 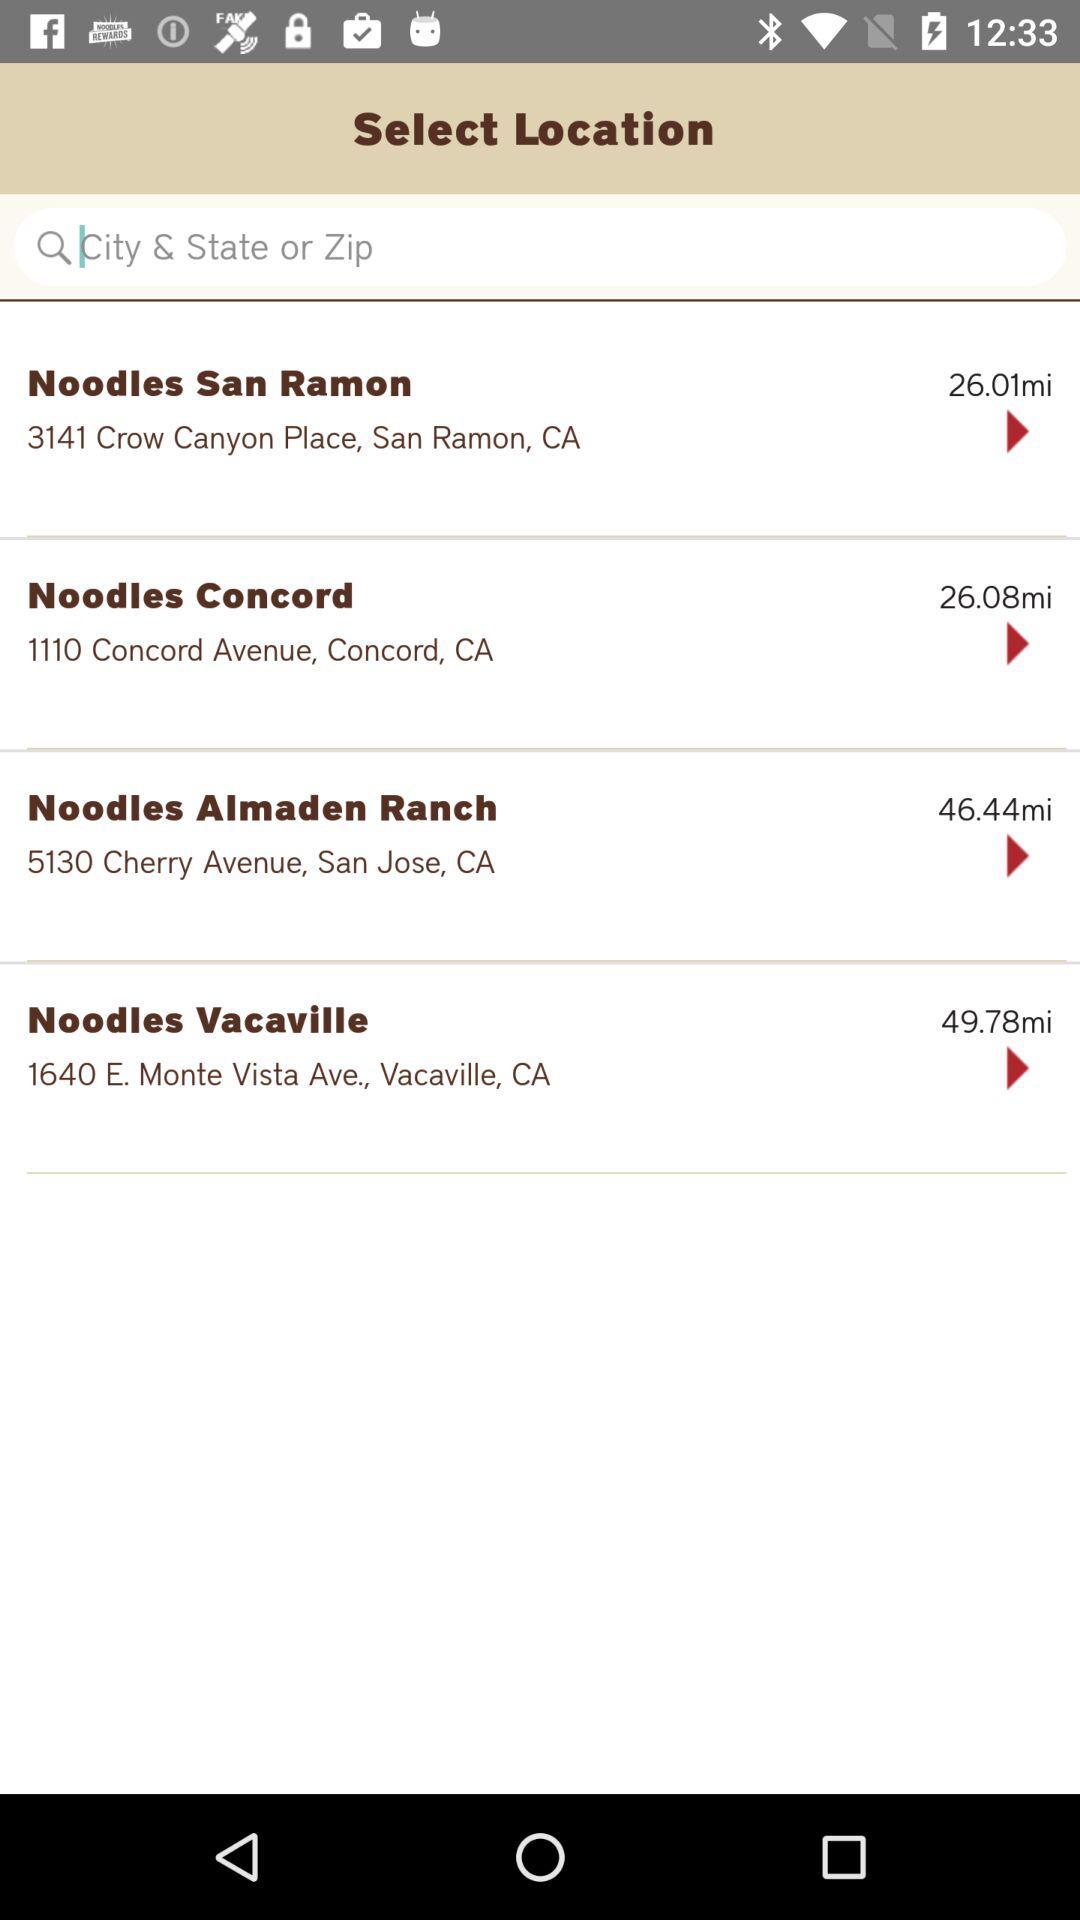 I want to click on the icon above the noodles vacaville, so click(x=546, y=960).